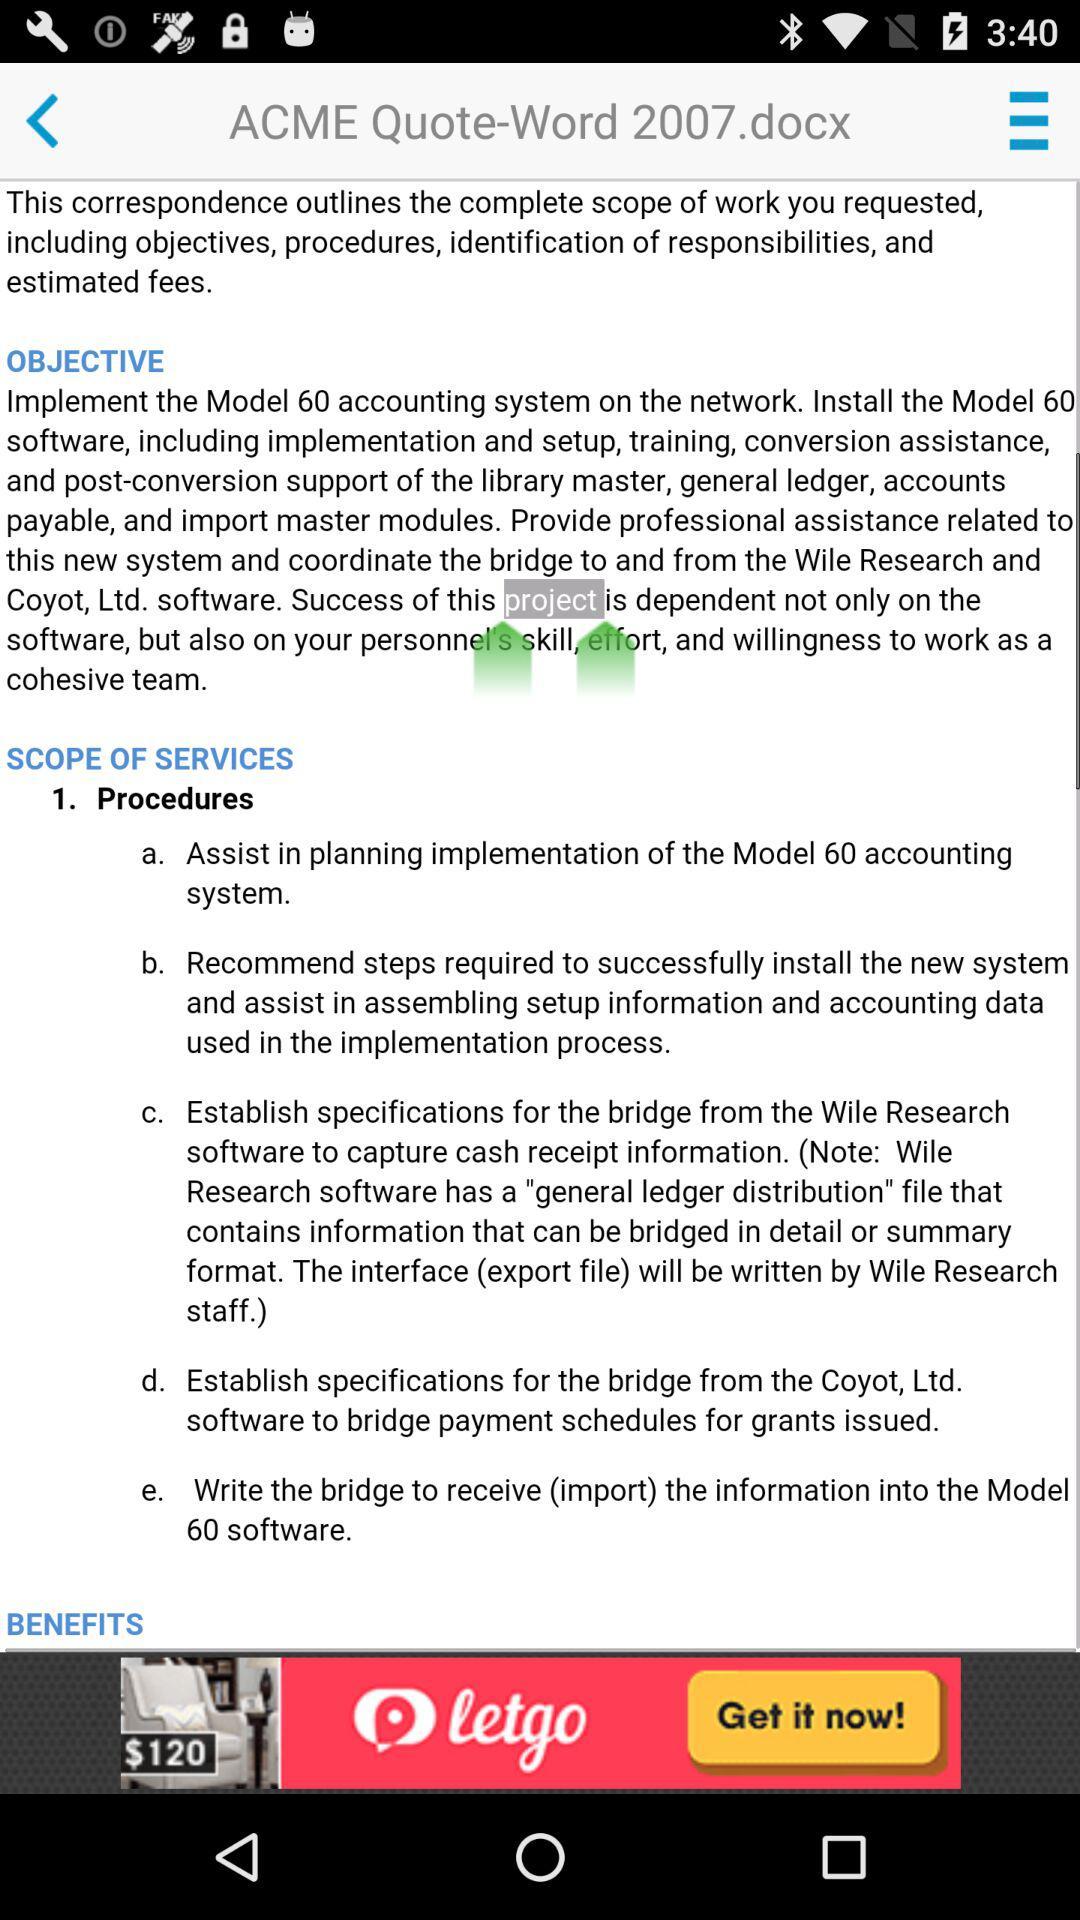  Describe the element at coordinates (1028, 119) in the screenshot. I see `open side menu` at that location.